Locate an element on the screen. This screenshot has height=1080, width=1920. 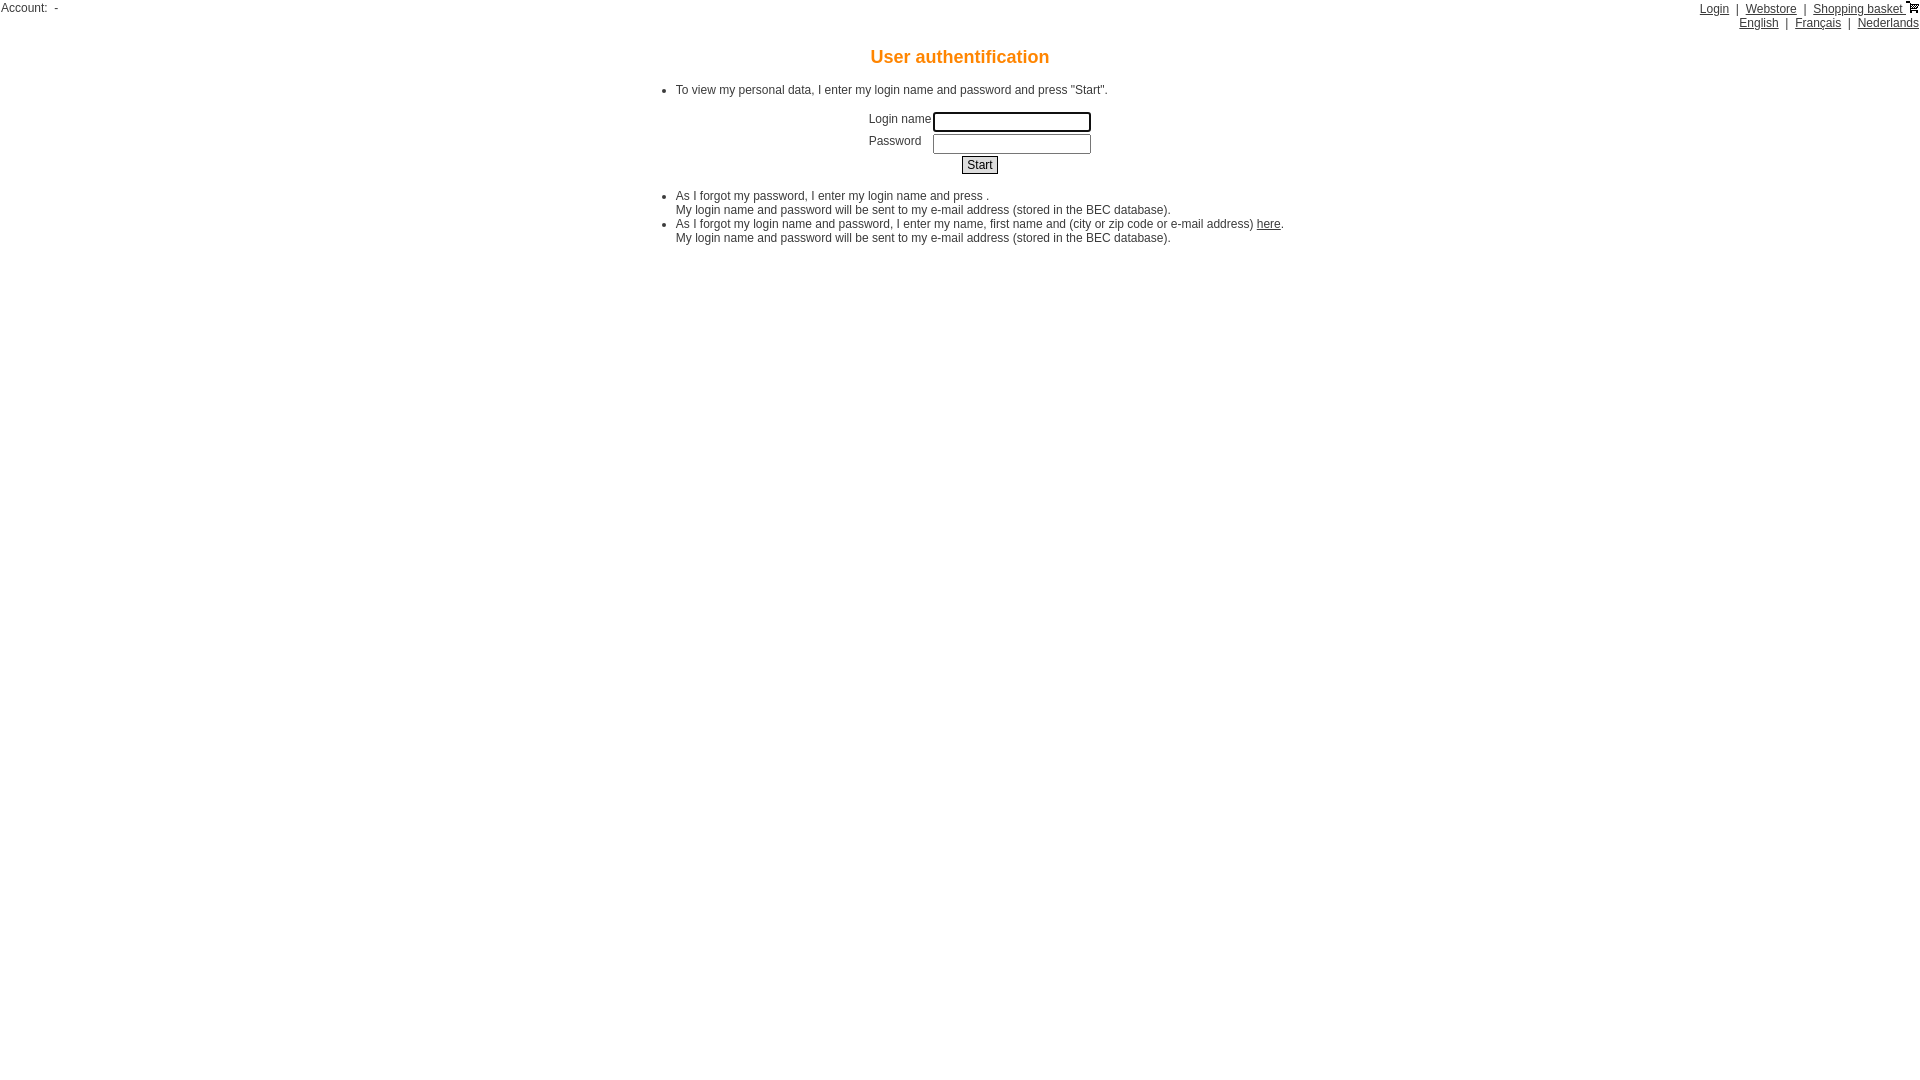
'Nederlands' is located at coordinates (1887, 23).